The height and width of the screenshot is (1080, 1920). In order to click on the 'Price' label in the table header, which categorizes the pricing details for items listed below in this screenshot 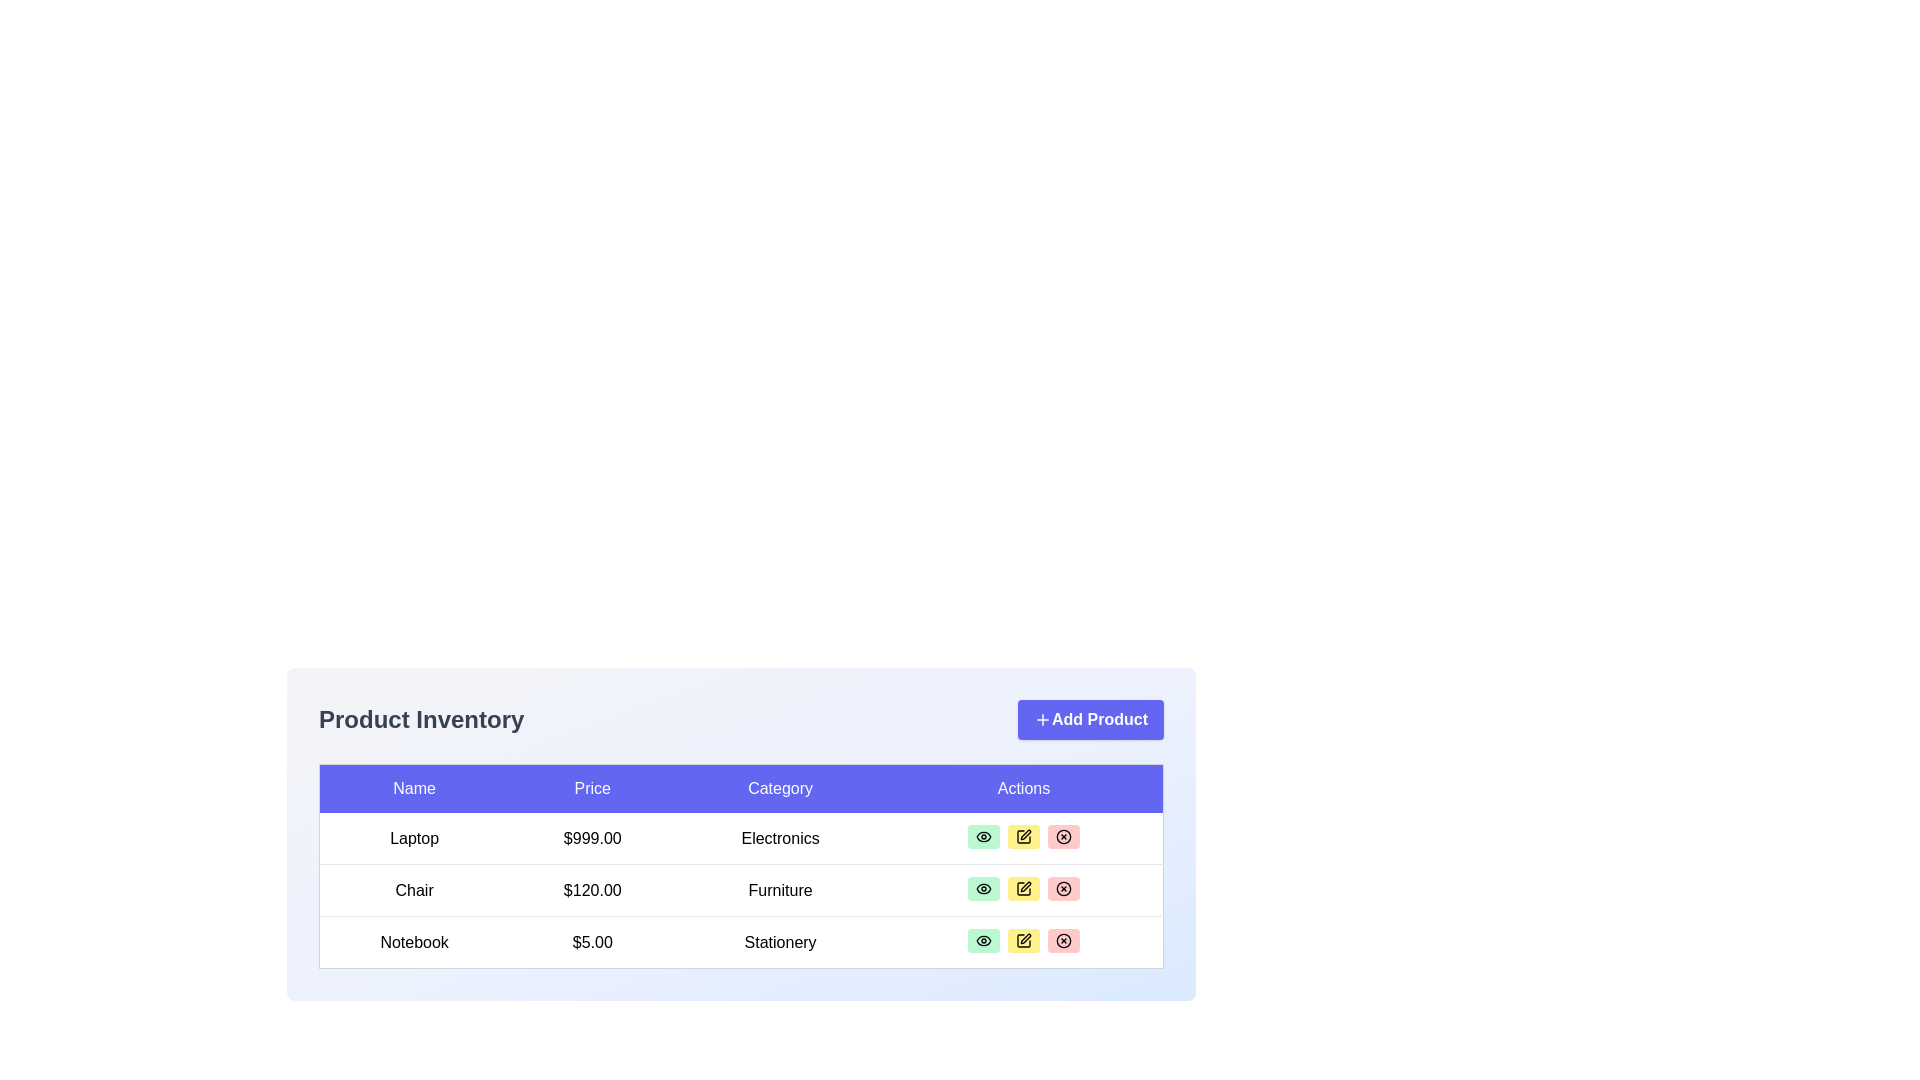, I will do `click(591, 787)`.